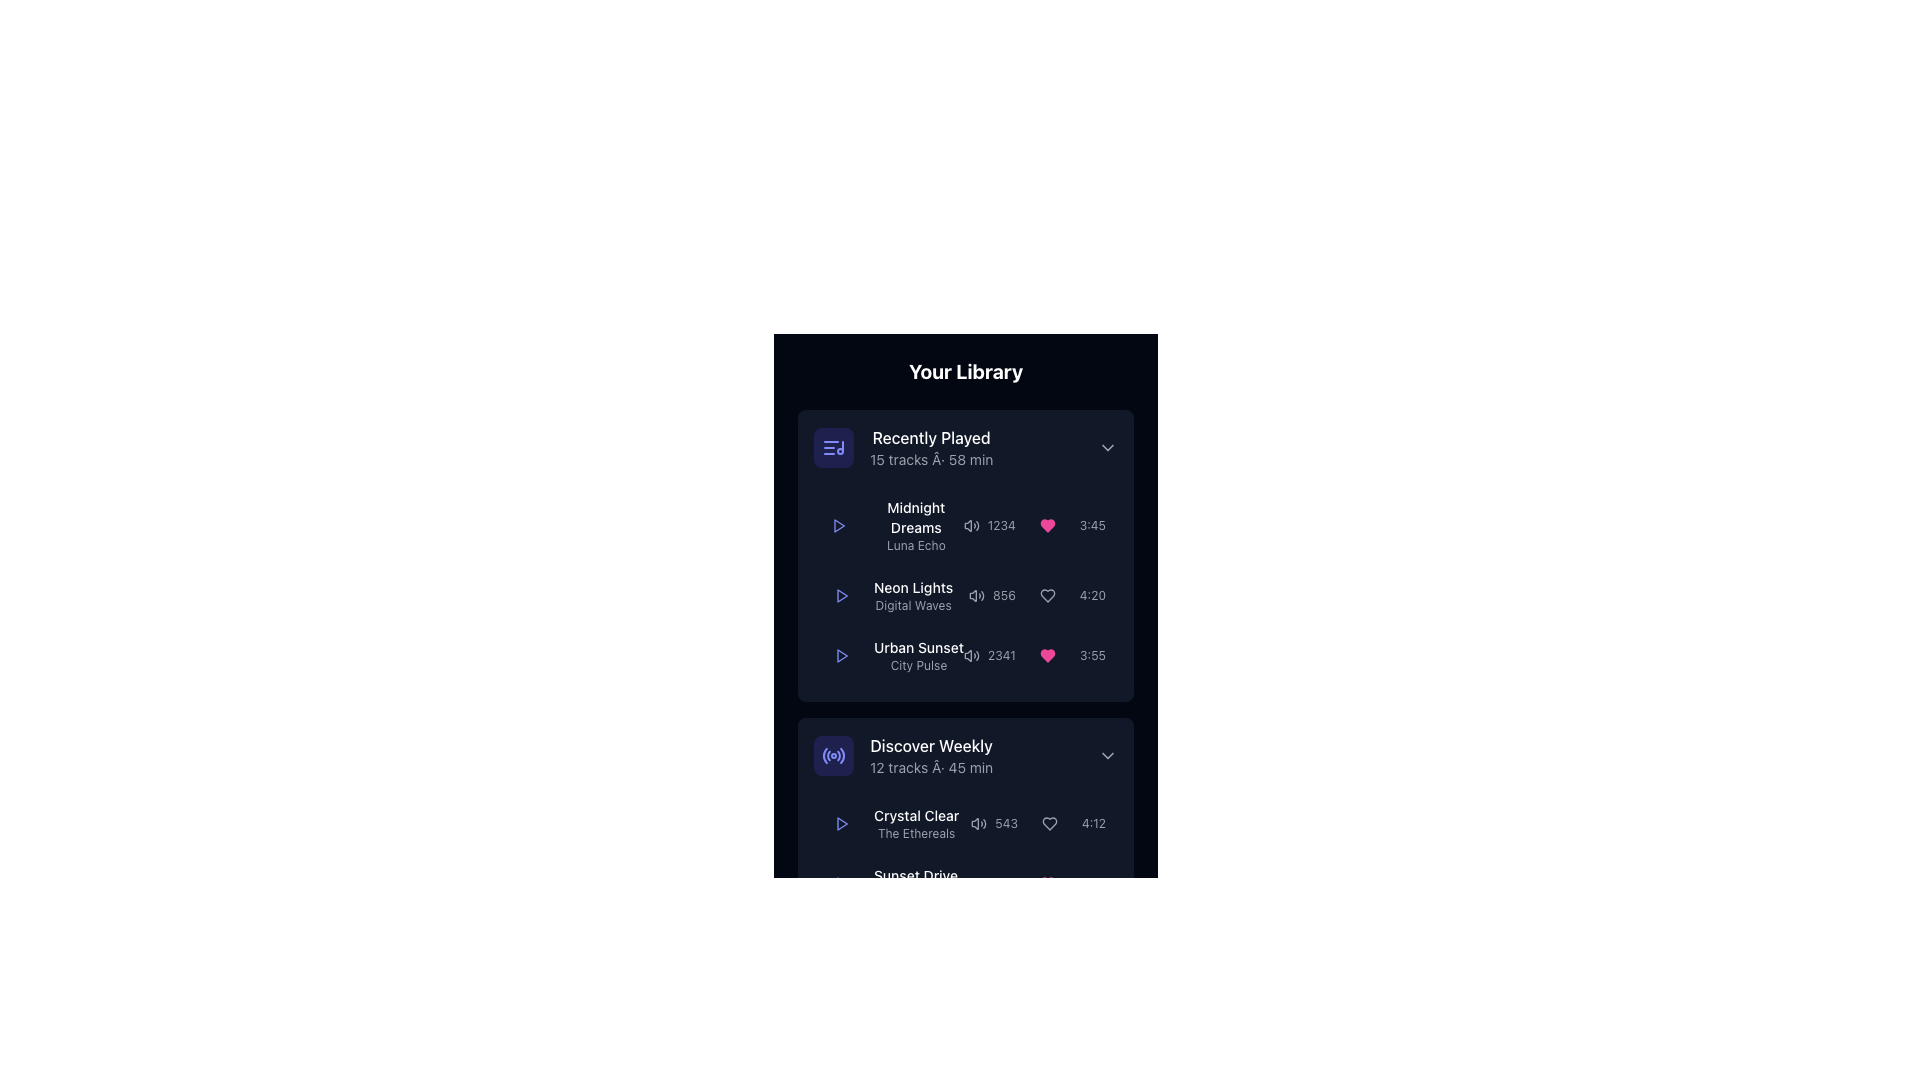 The image size is (1920, 1080). Describe the element at coordinates (930, 766) in the screenshot. I see `the Text Label element that displays playlist details, stating '12 tracks • 45 min', positioned below the 'Discover Weekly' title` at that location.